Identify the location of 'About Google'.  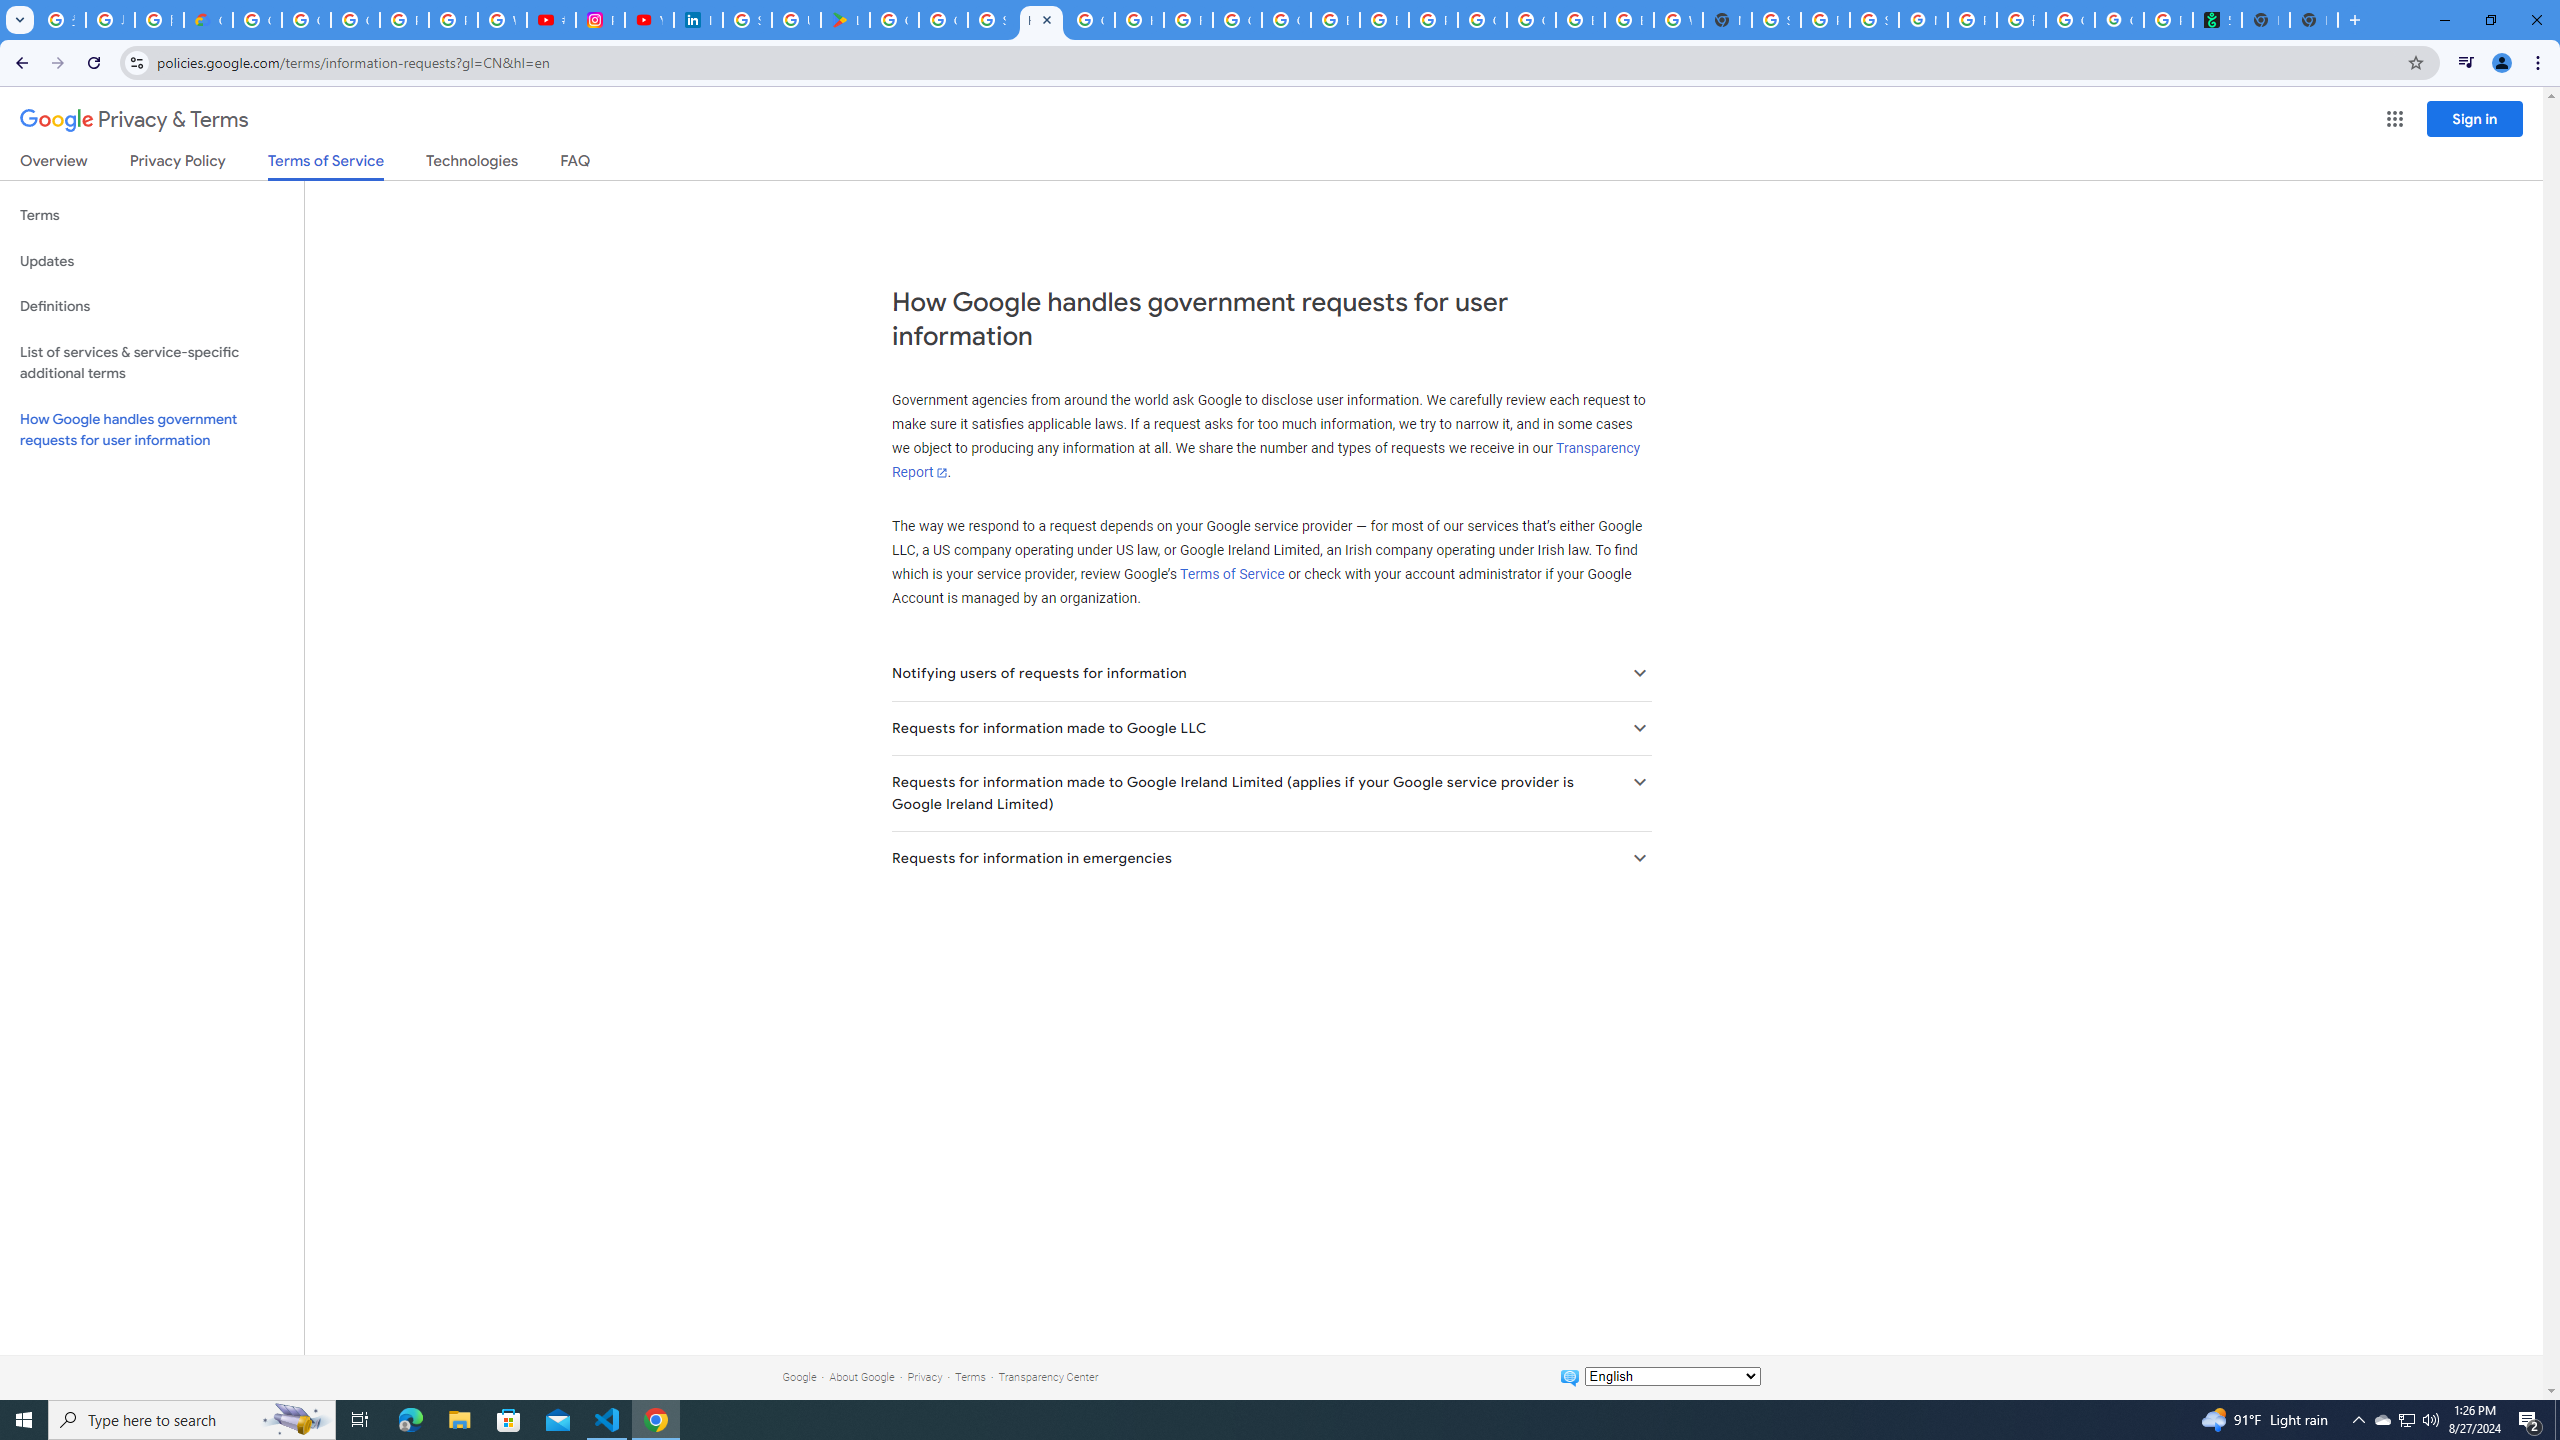
(861, 1376).